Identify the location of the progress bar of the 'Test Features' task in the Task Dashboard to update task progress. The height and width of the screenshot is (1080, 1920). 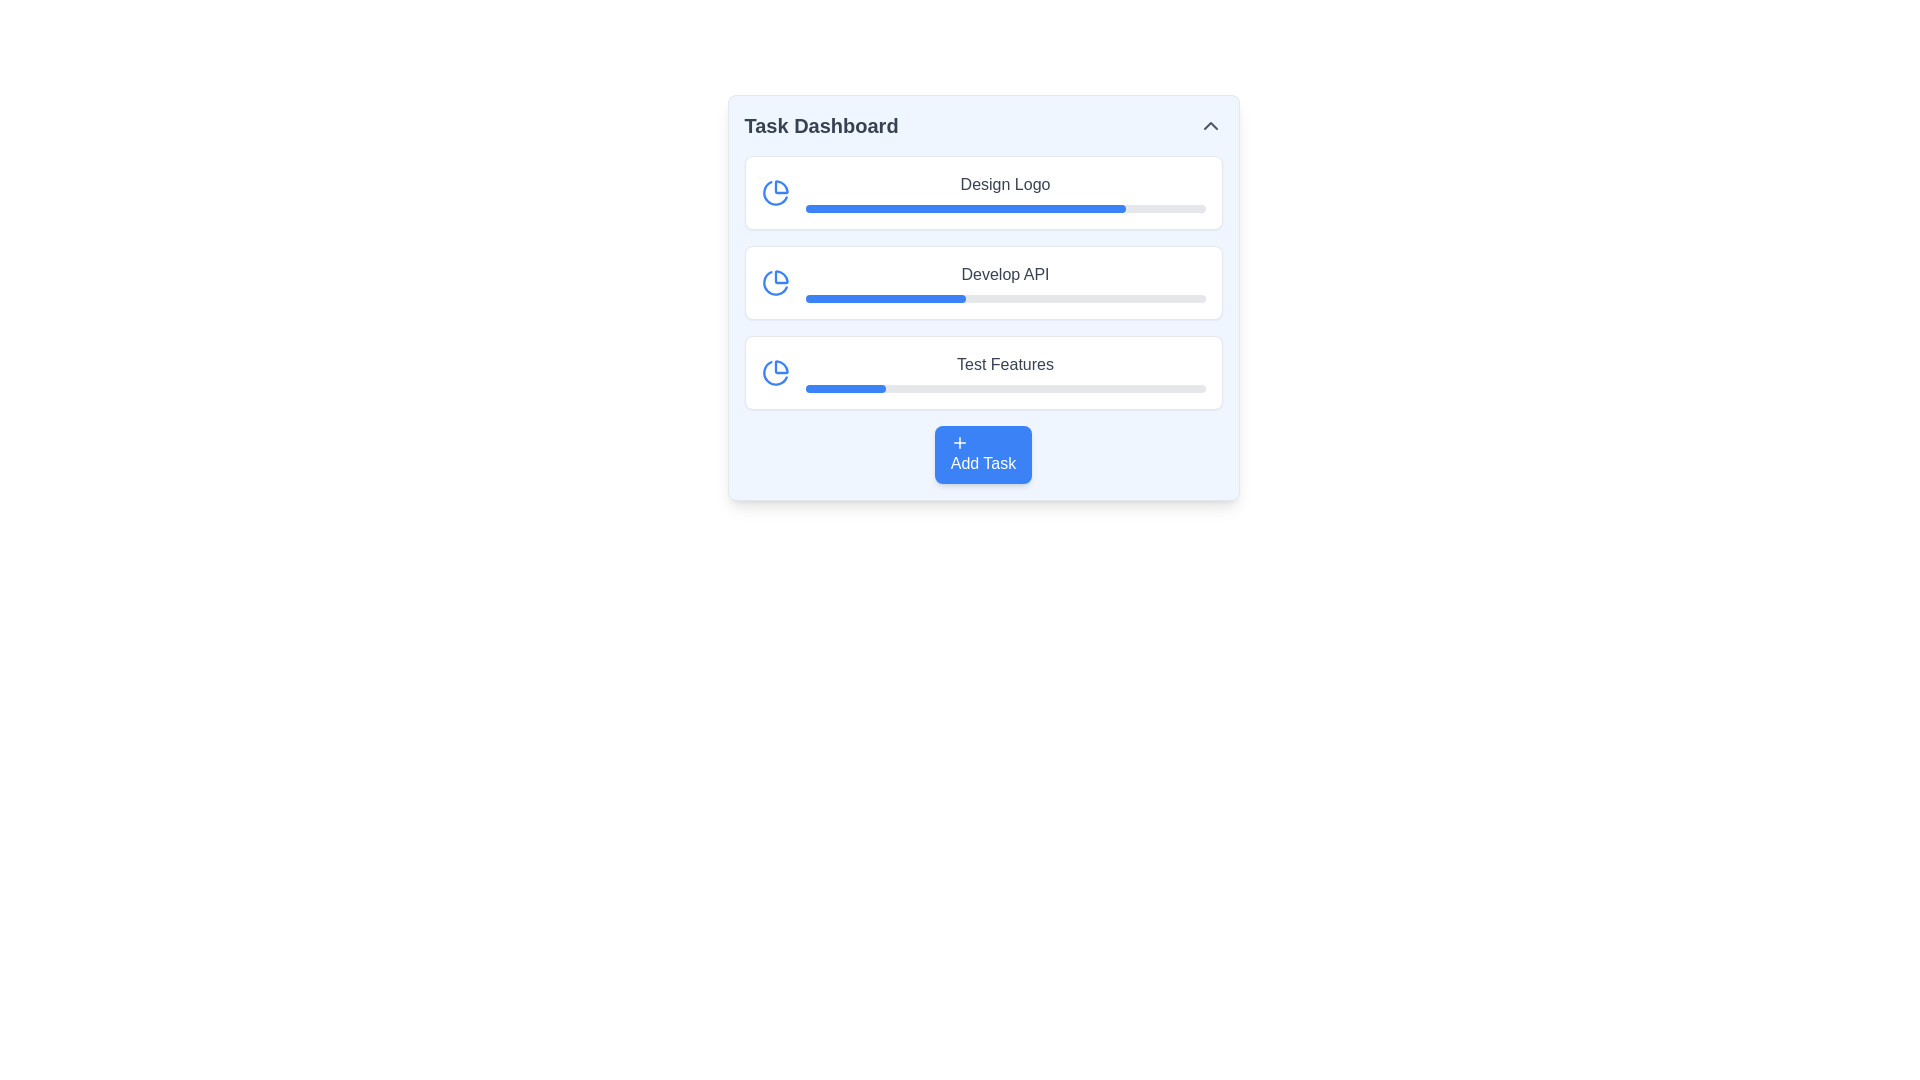
(1005, 373).